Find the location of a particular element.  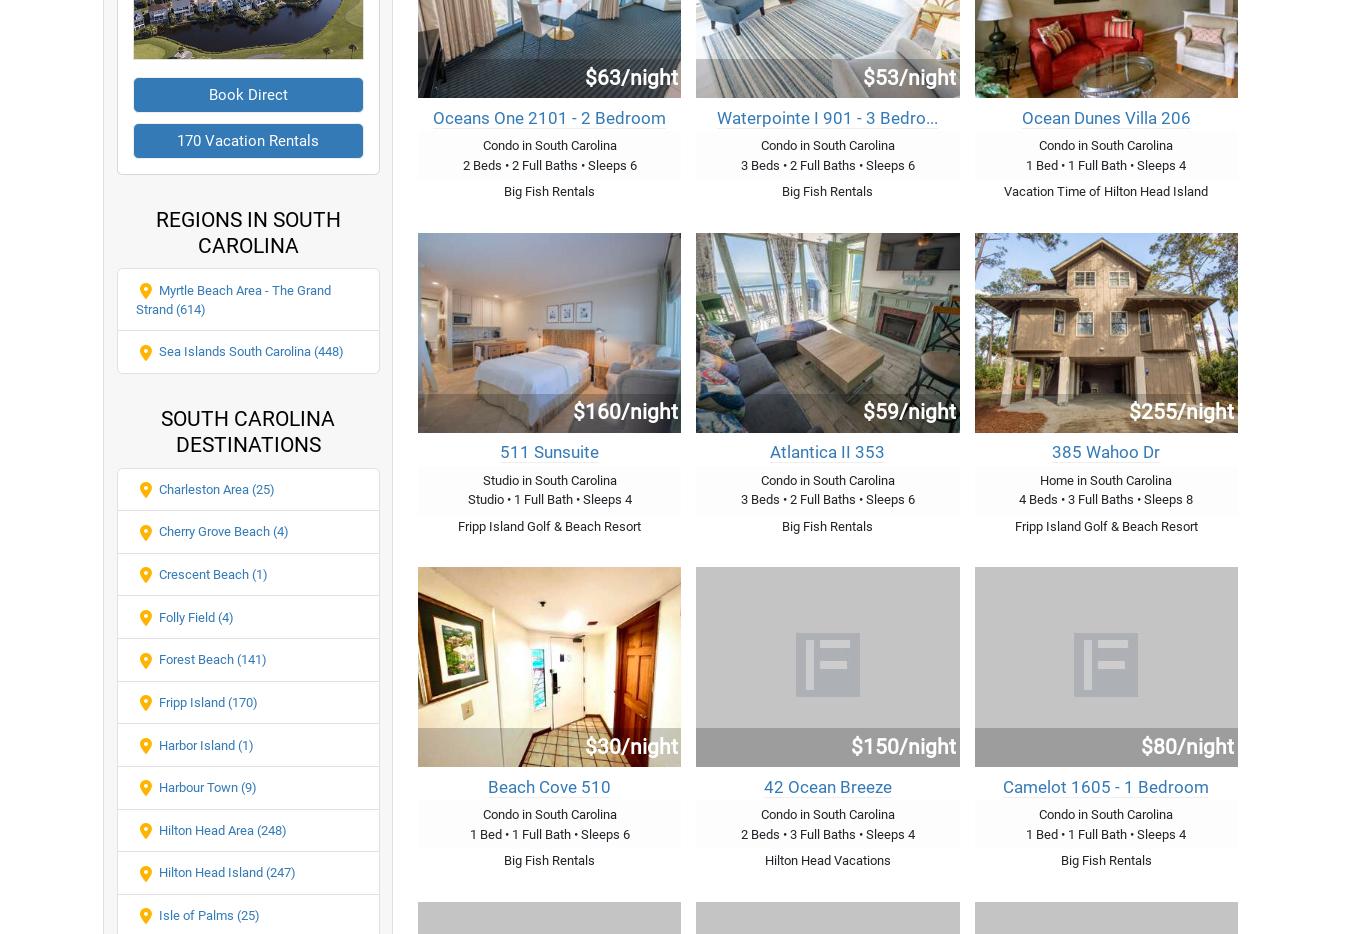

'Vacation Rentals Charleston Area SC' is located at coordinates (635, 277).